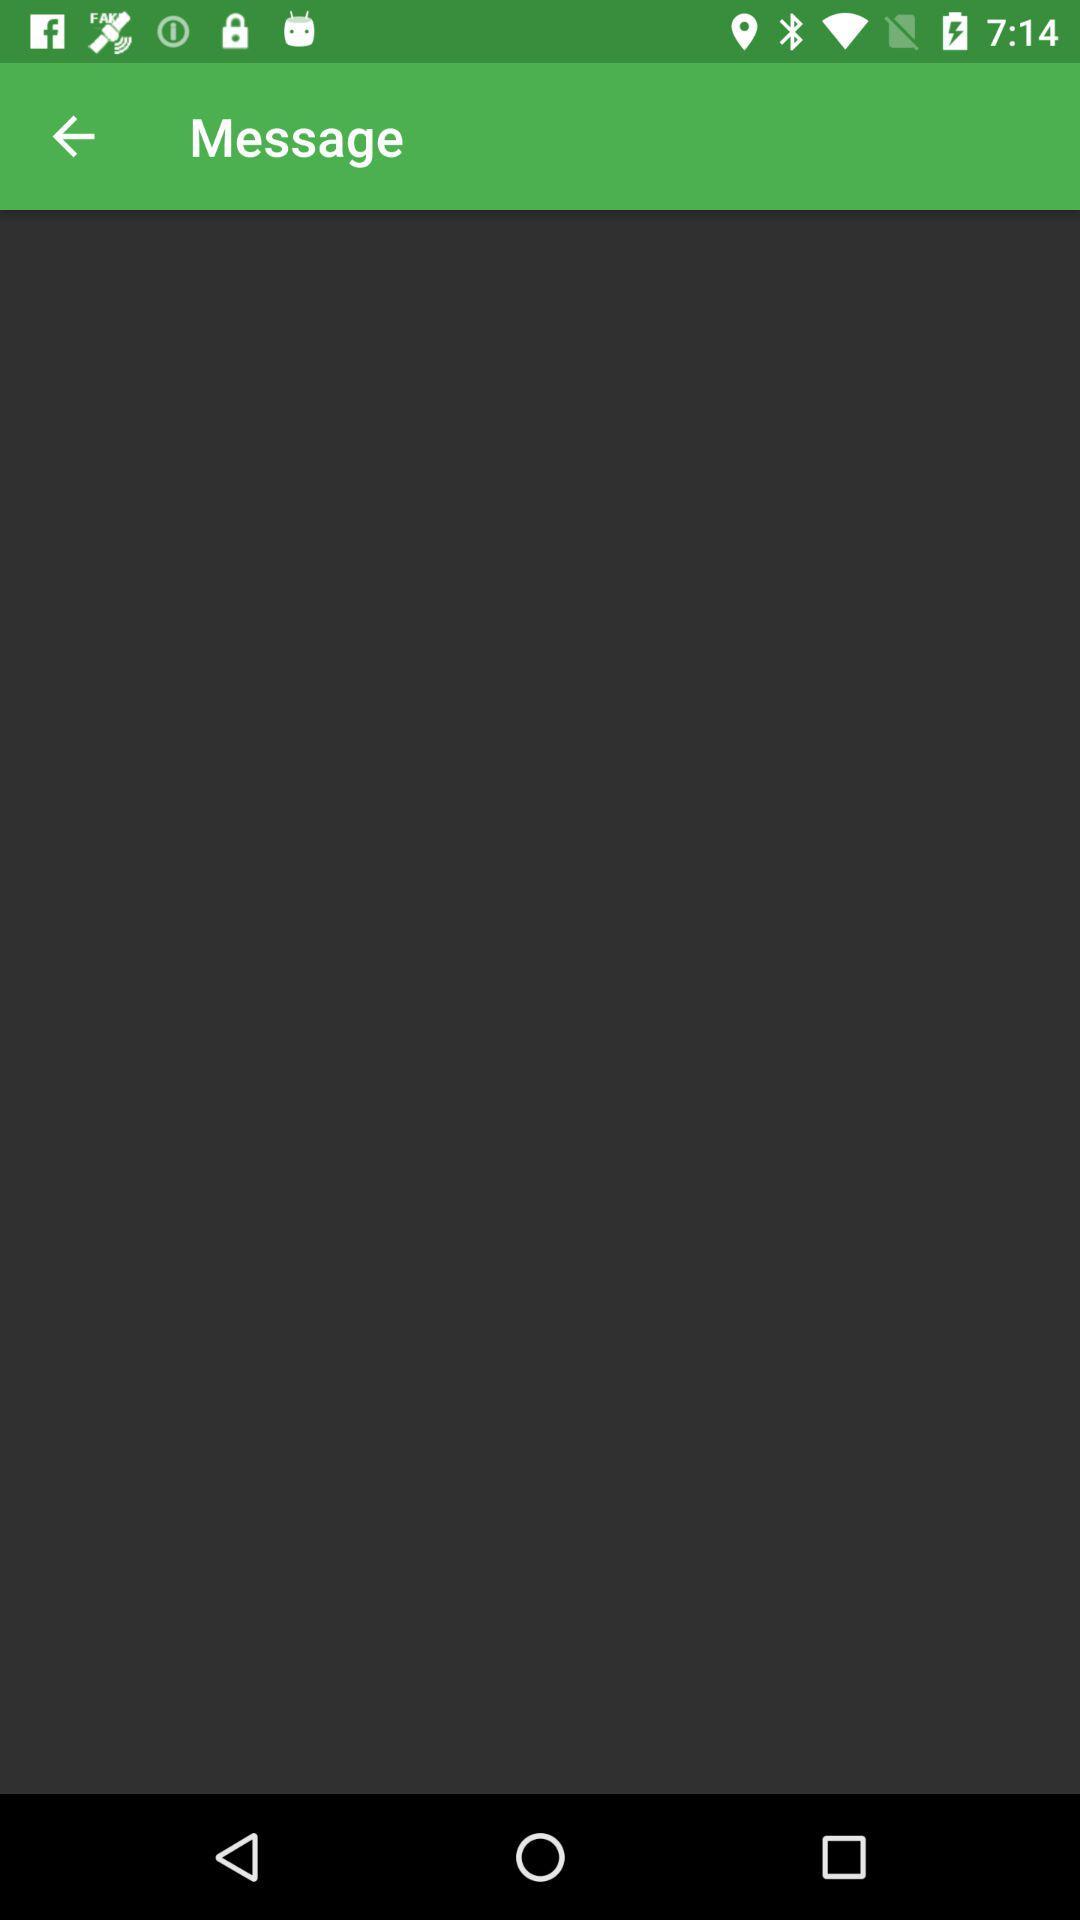 The height and width of the screenshot is (1920, 1080). What do you see at coordinates (72, 135) in the screenshot?
I see `icon next to the message item` at bounding box center [72, 135].